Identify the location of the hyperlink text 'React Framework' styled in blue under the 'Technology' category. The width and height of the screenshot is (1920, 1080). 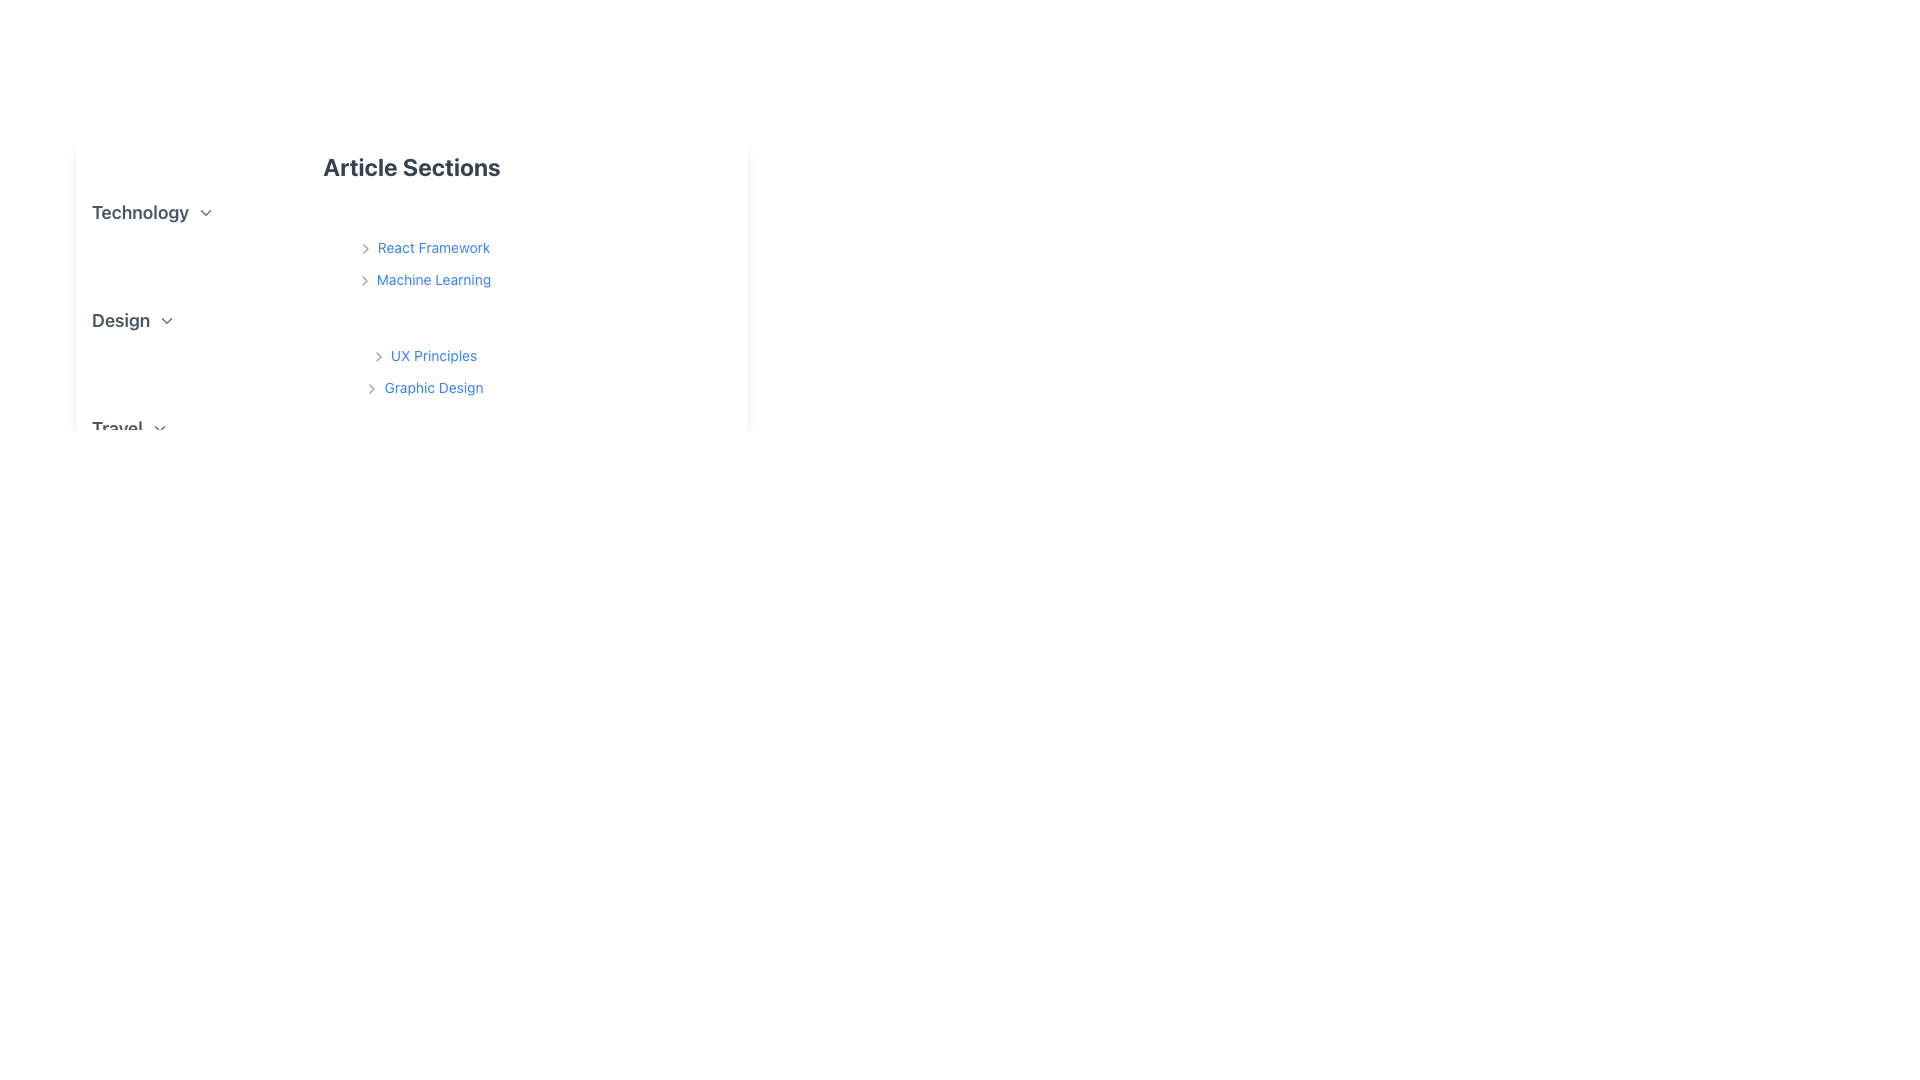
(422, 245).